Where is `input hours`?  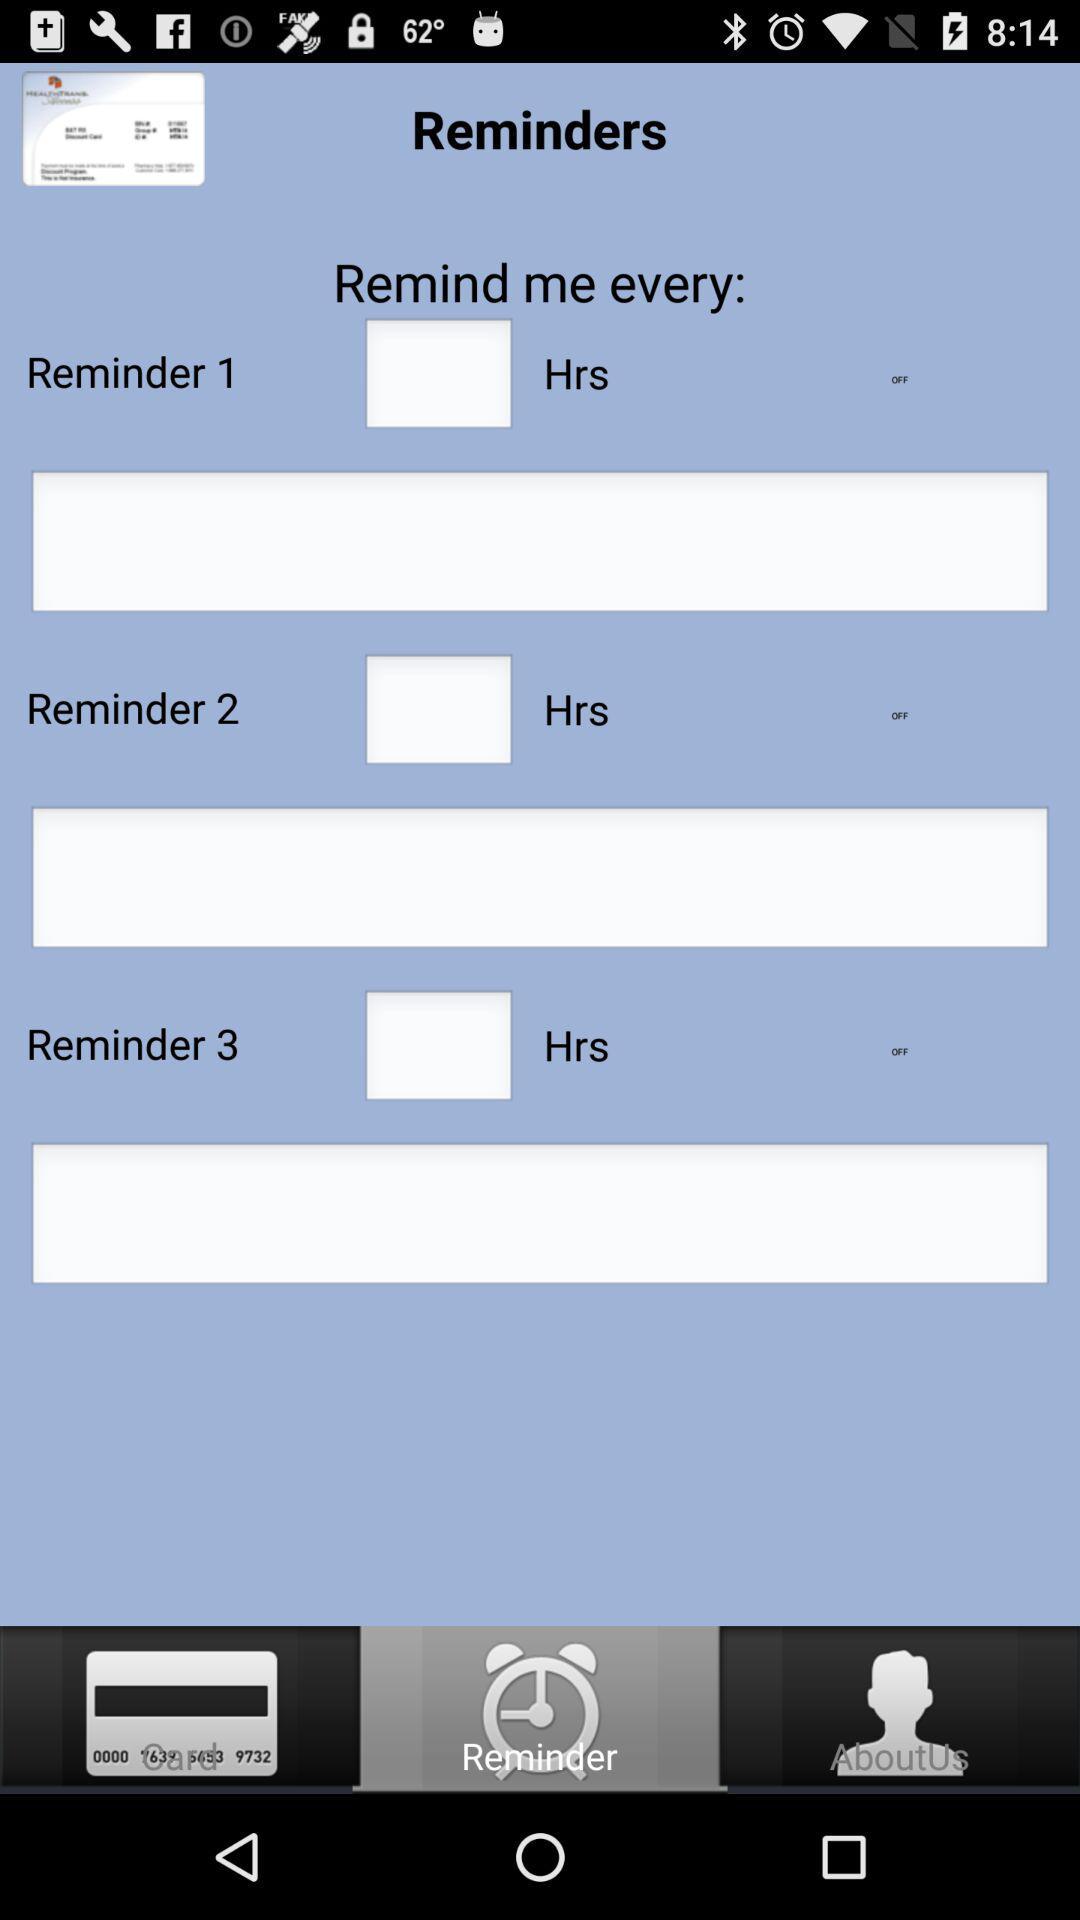
input hours is located at coordinates (437, 379).